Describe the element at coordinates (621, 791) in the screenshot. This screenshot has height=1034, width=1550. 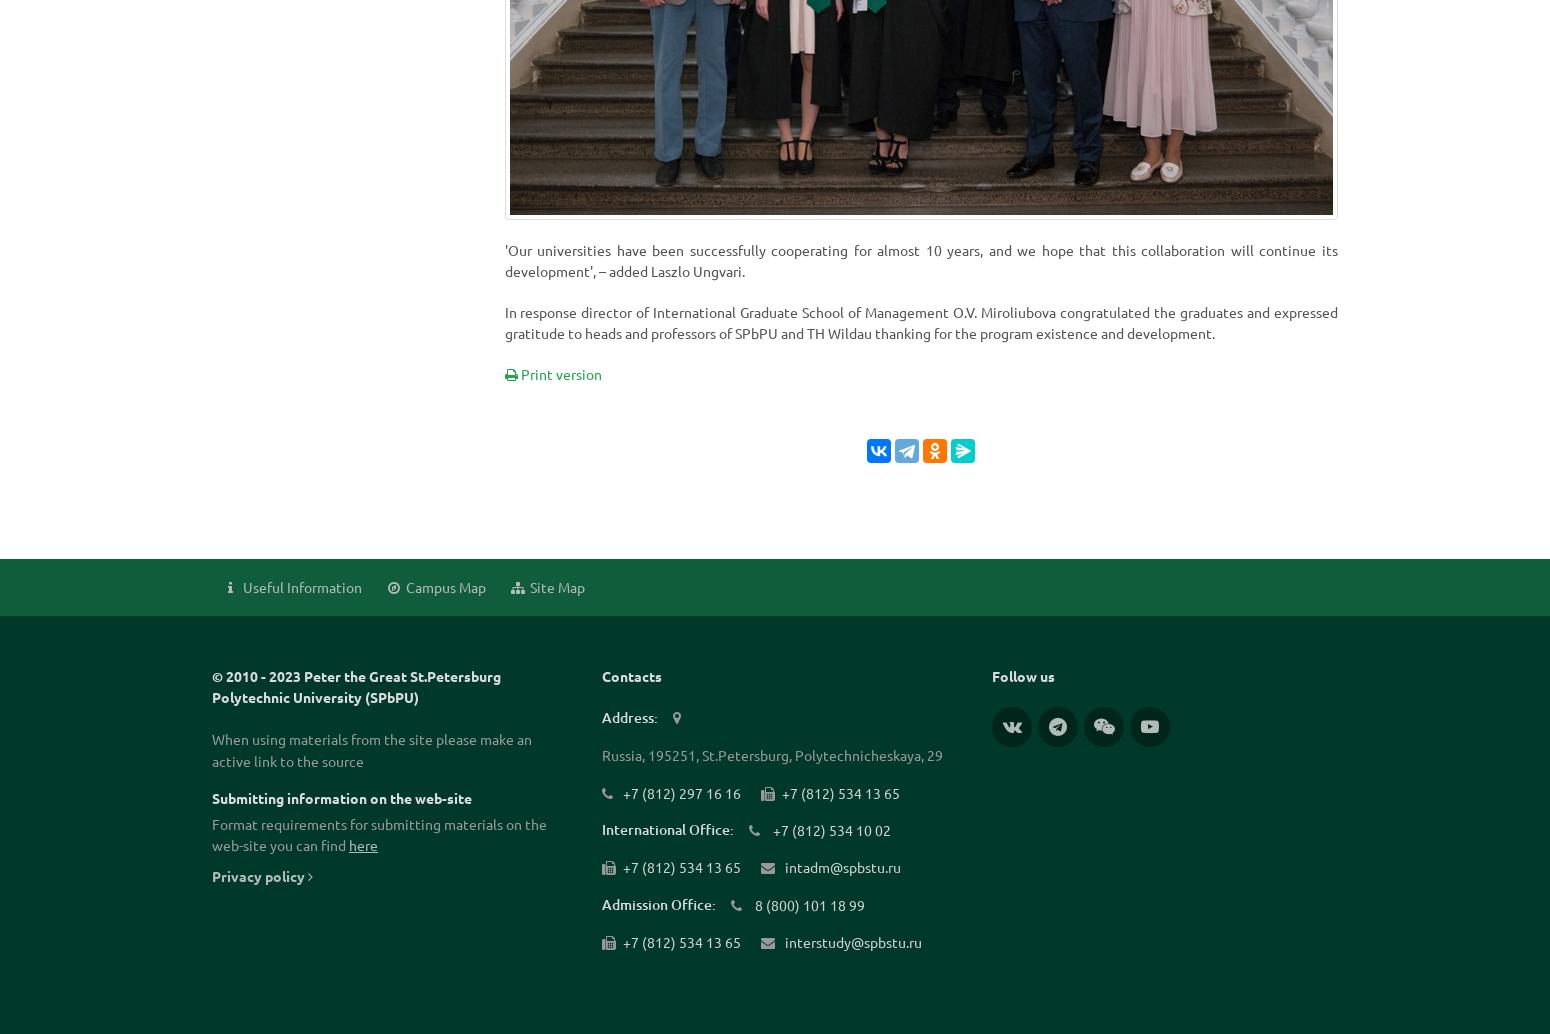
I see `'+7 (812) 297 16 16'` at that location.